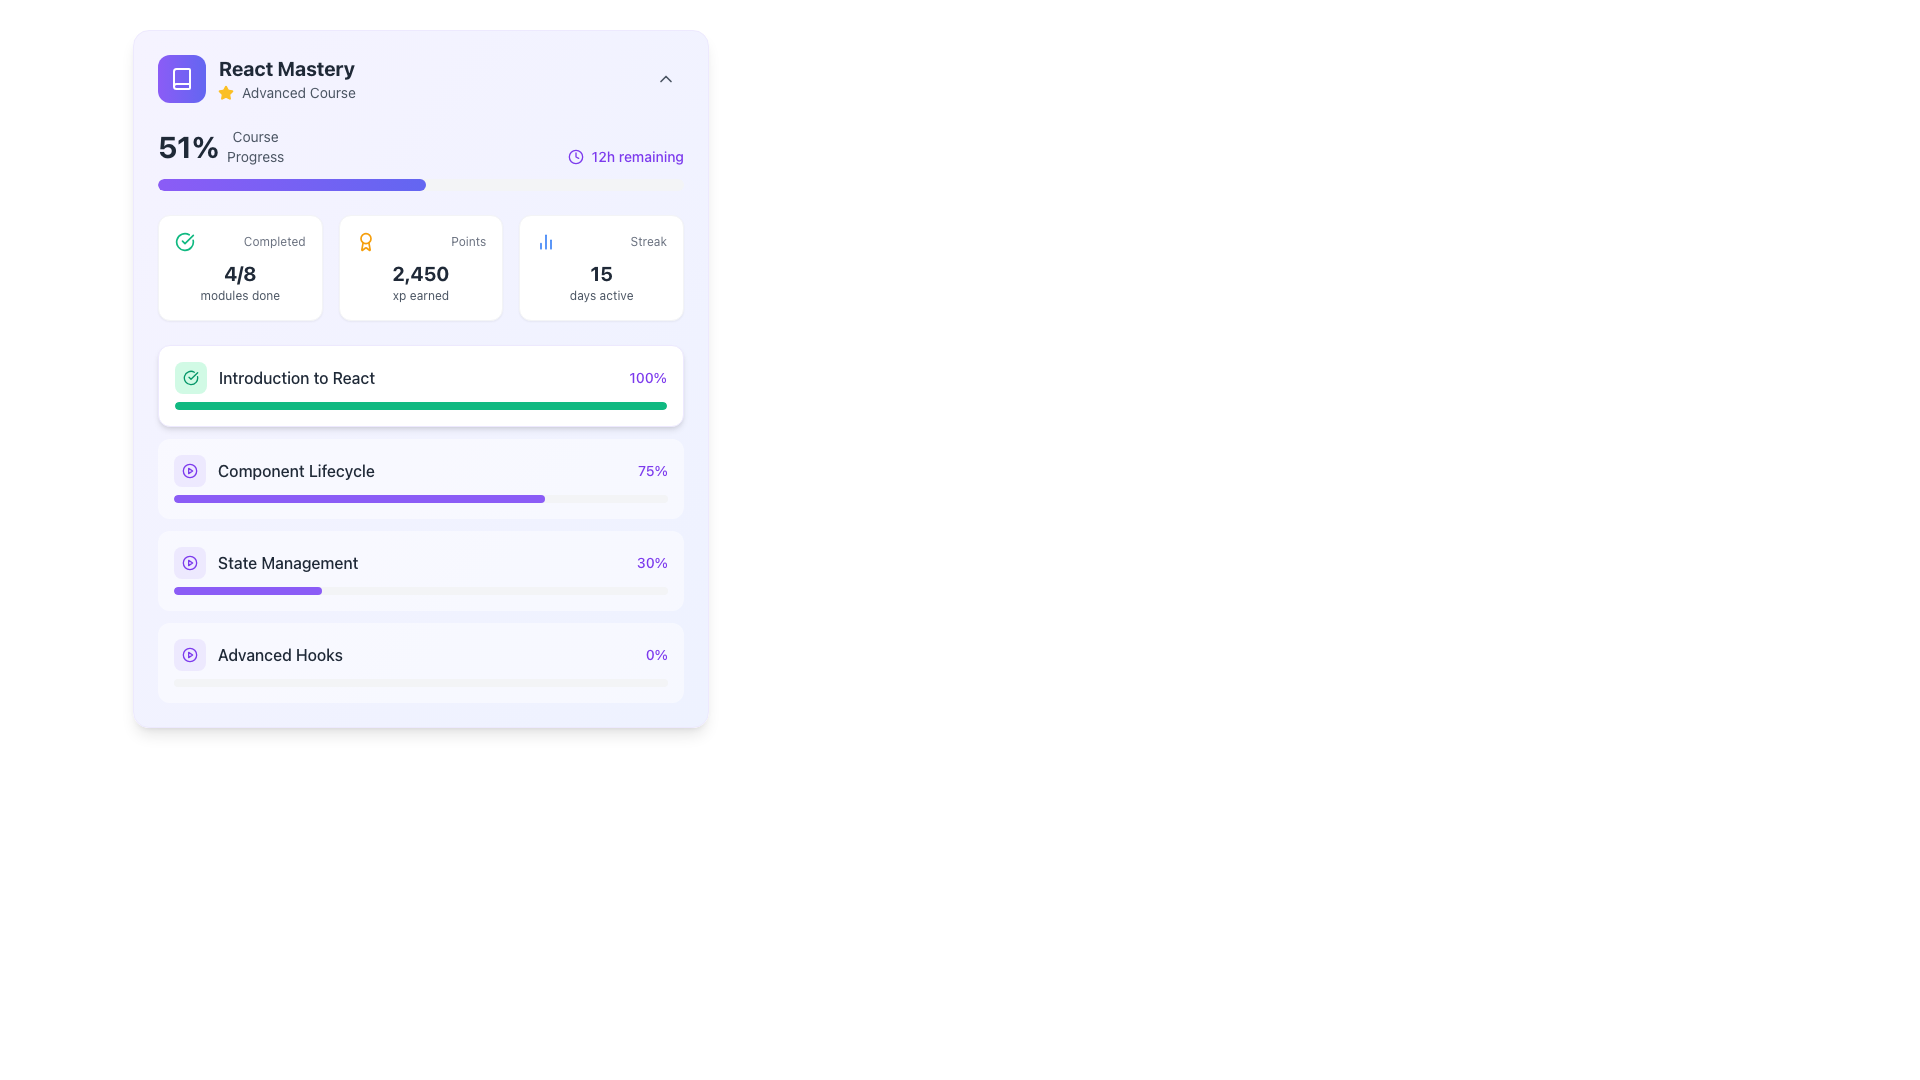 The width and height of the screenshot is (1920, 1080). I want to click on the text label that serves as a descriptor for the dashboard section, located at the top-left of the card layout above the progress bar, so click(254, 136).